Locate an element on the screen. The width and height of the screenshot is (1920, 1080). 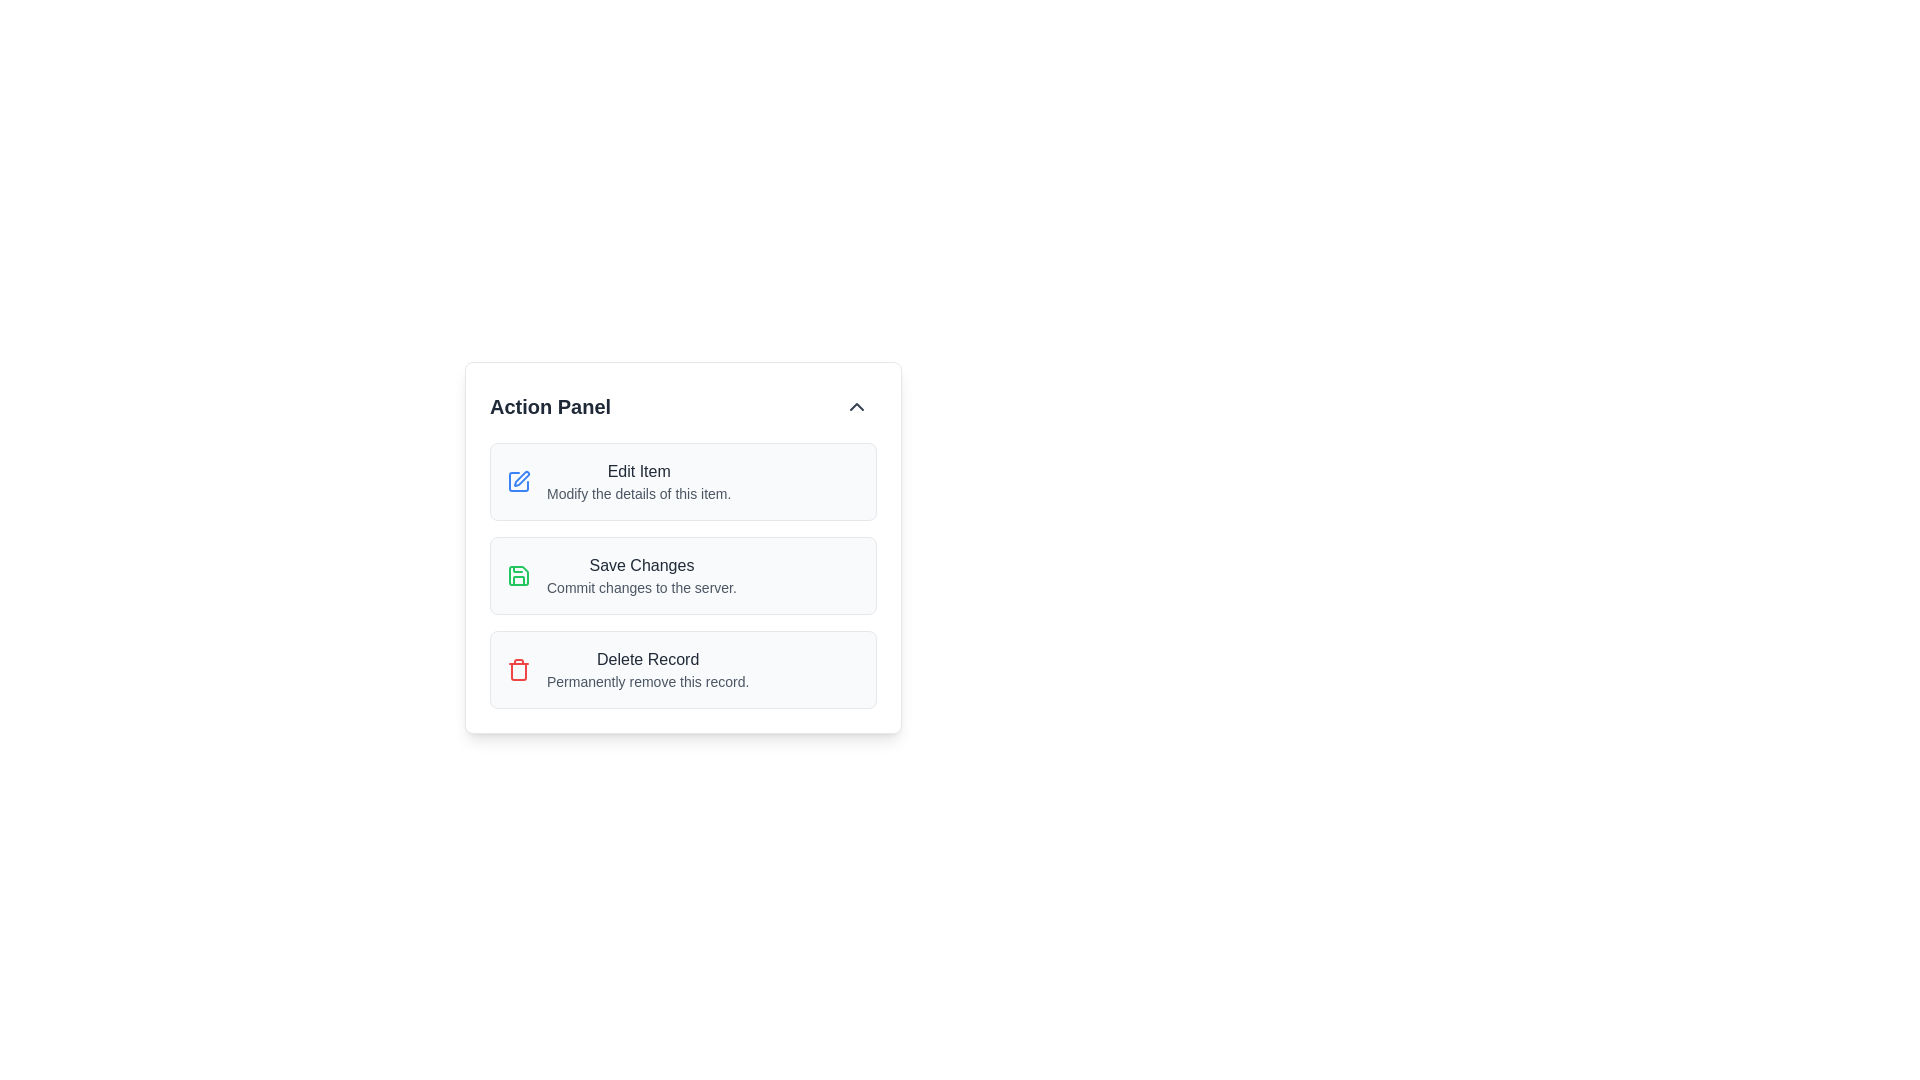
the 'Save Changes' action card, which is the second item in the vertical list of action cards located in the middle portion of the Action Panel section is located at coordinates (683, 575).